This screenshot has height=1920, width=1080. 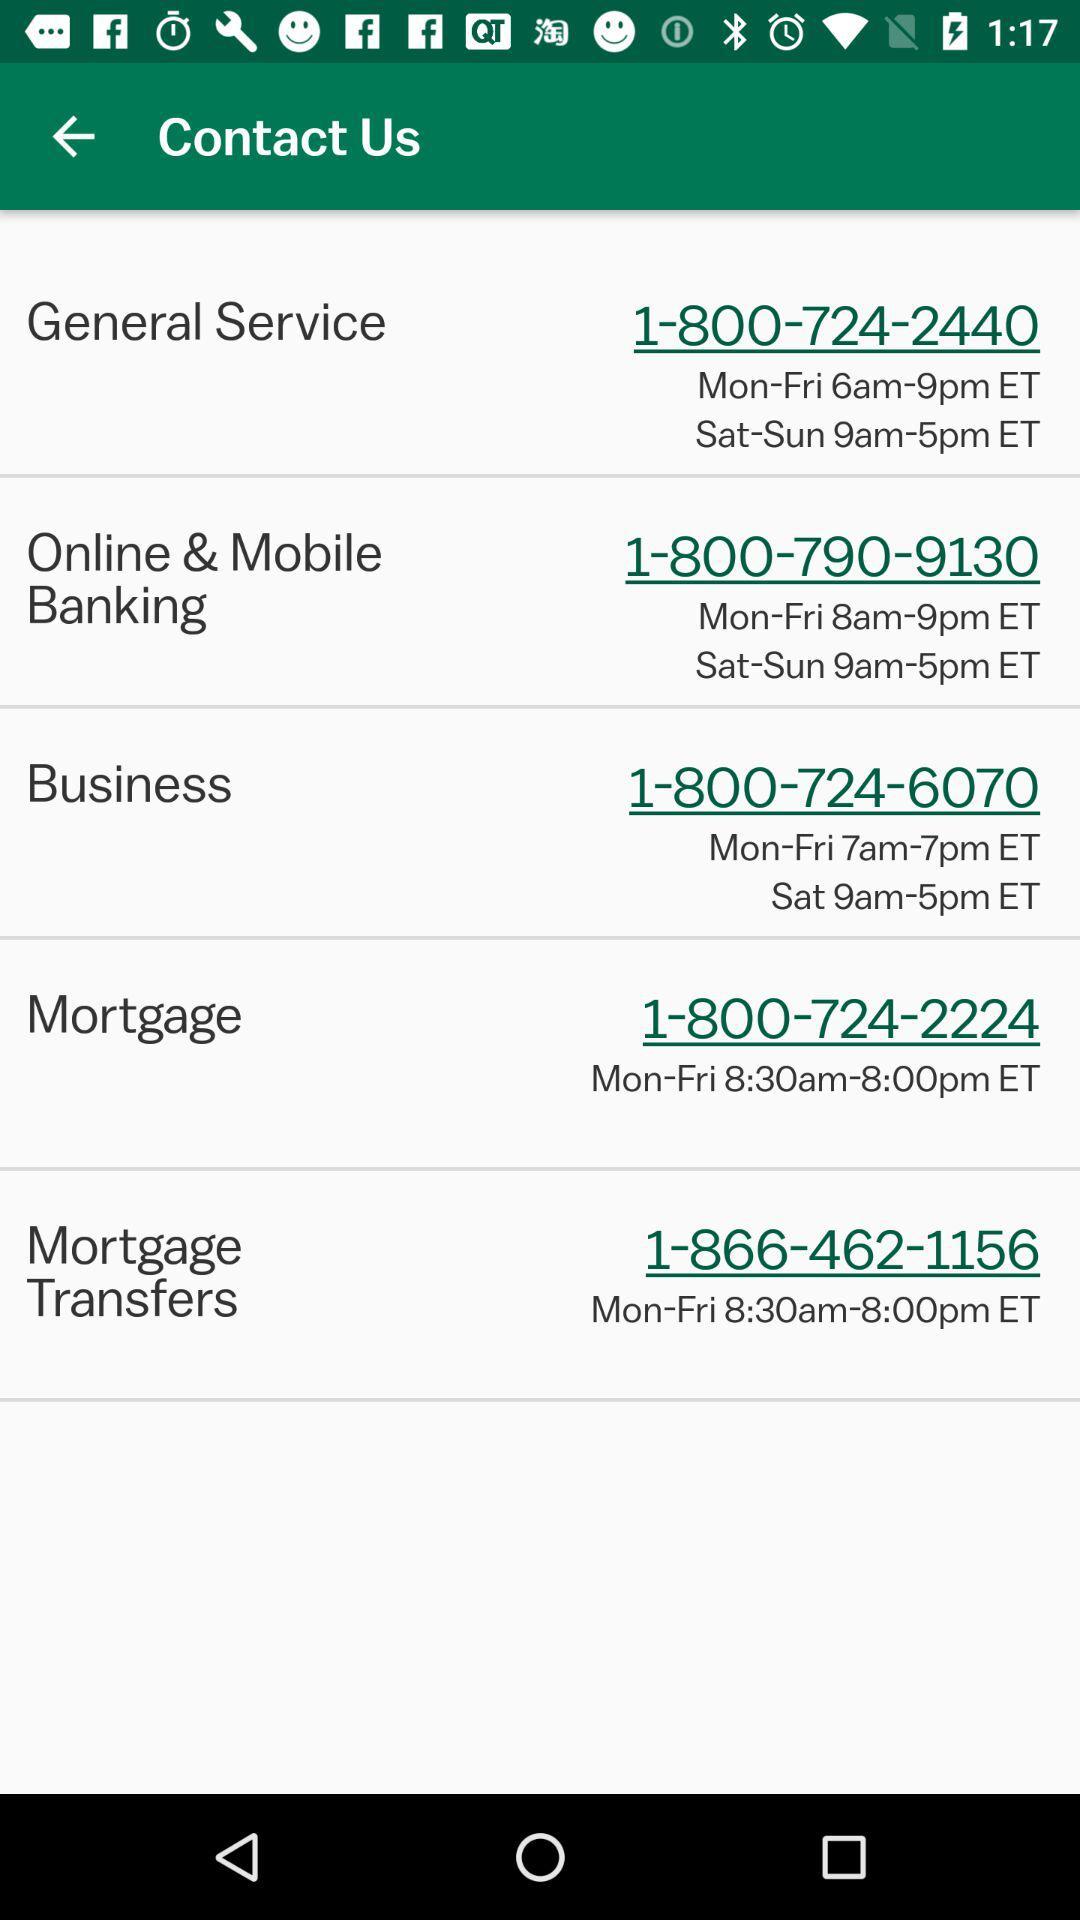 I want to click on online & mobile banking, so click(x=235, y=576).